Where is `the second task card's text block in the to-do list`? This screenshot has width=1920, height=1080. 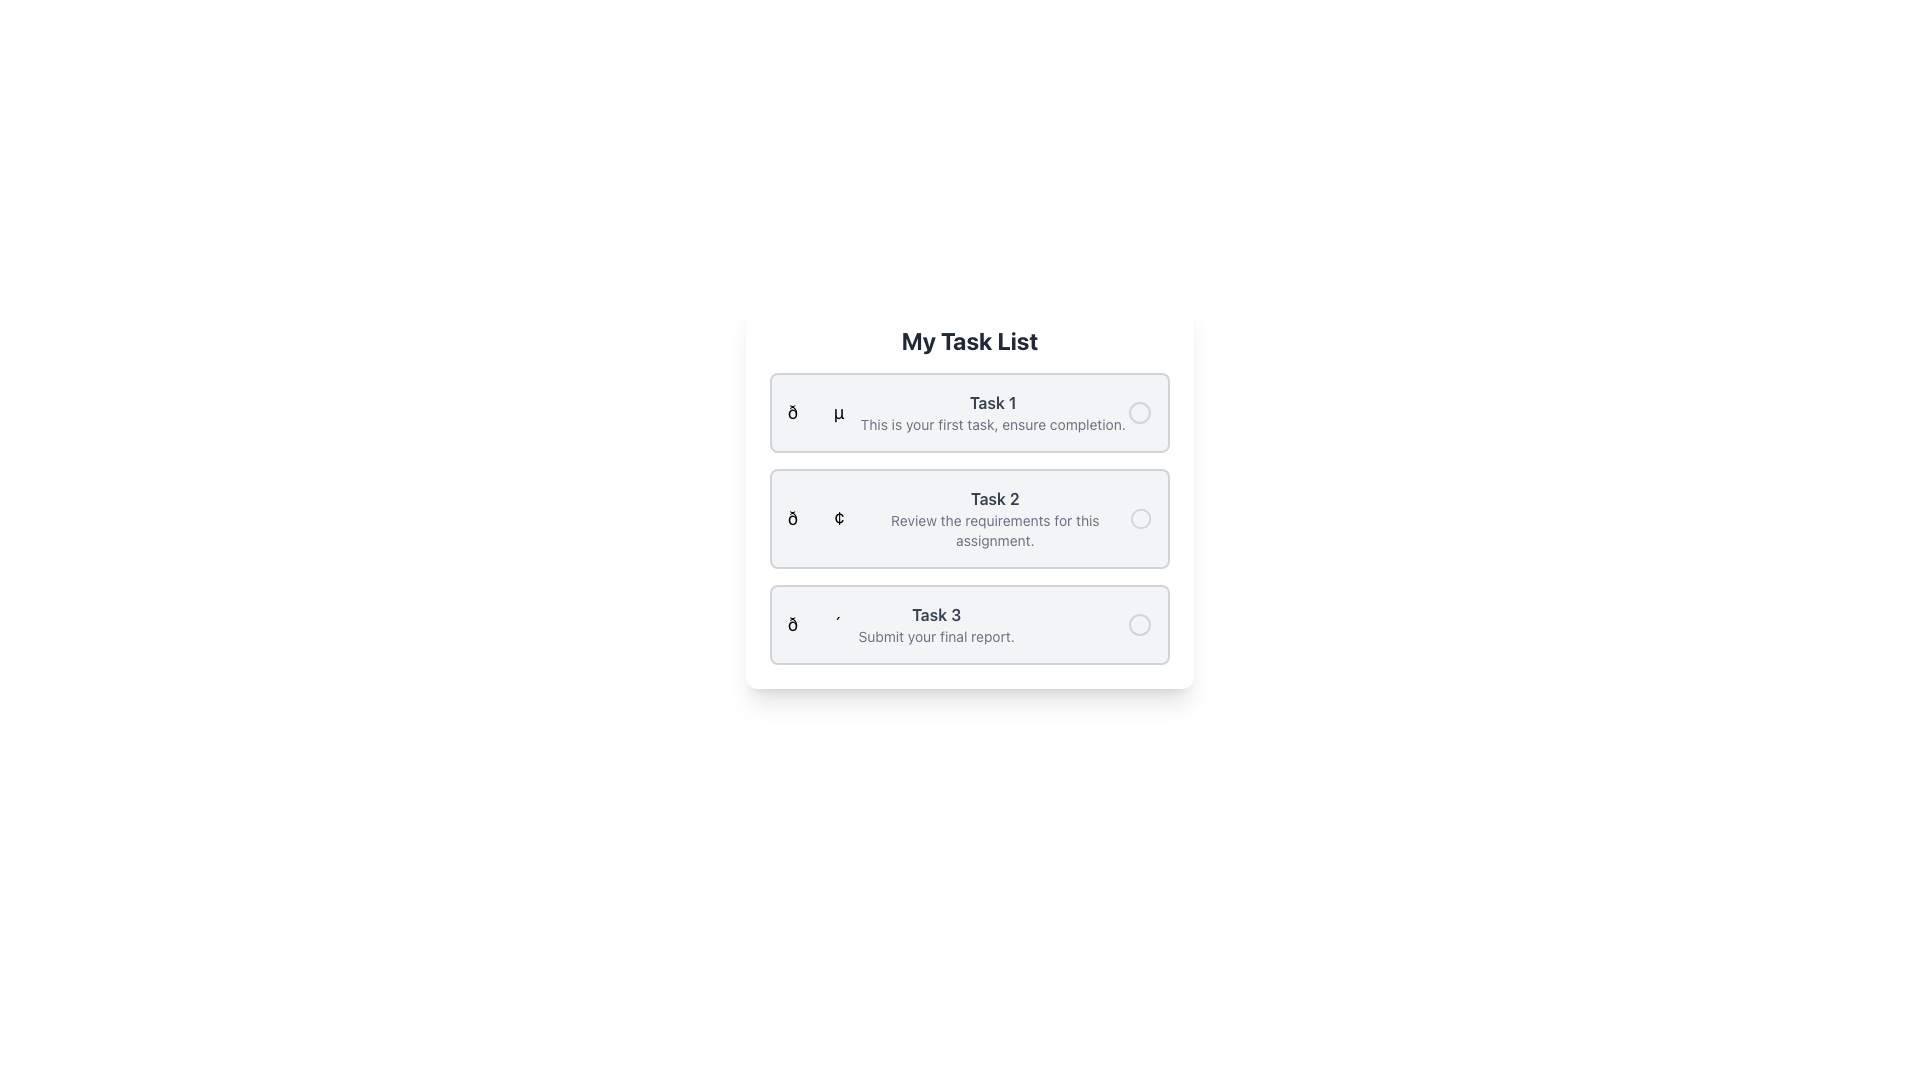 the second task card's text block in the to-do list is located at coordinates (995, 518).